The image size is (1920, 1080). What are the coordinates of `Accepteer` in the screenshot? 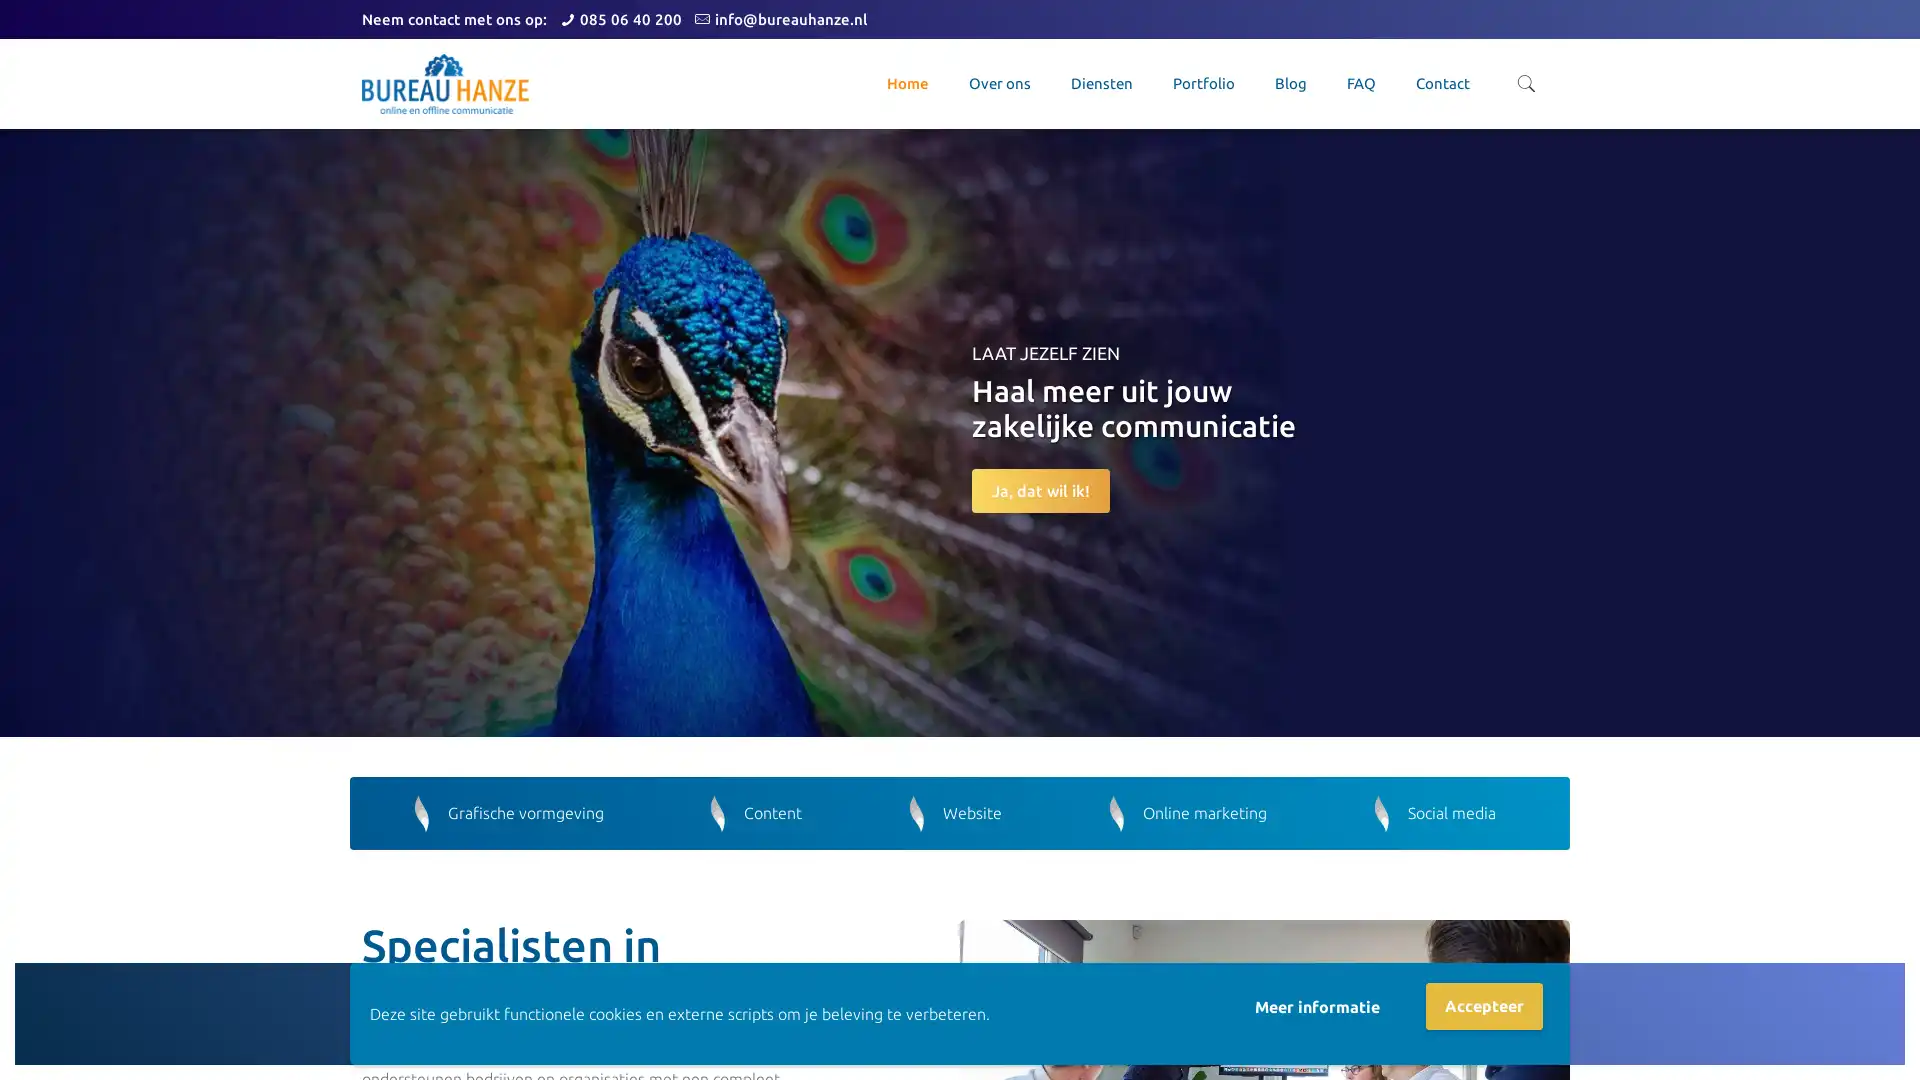 It's located at (1484, 1006).